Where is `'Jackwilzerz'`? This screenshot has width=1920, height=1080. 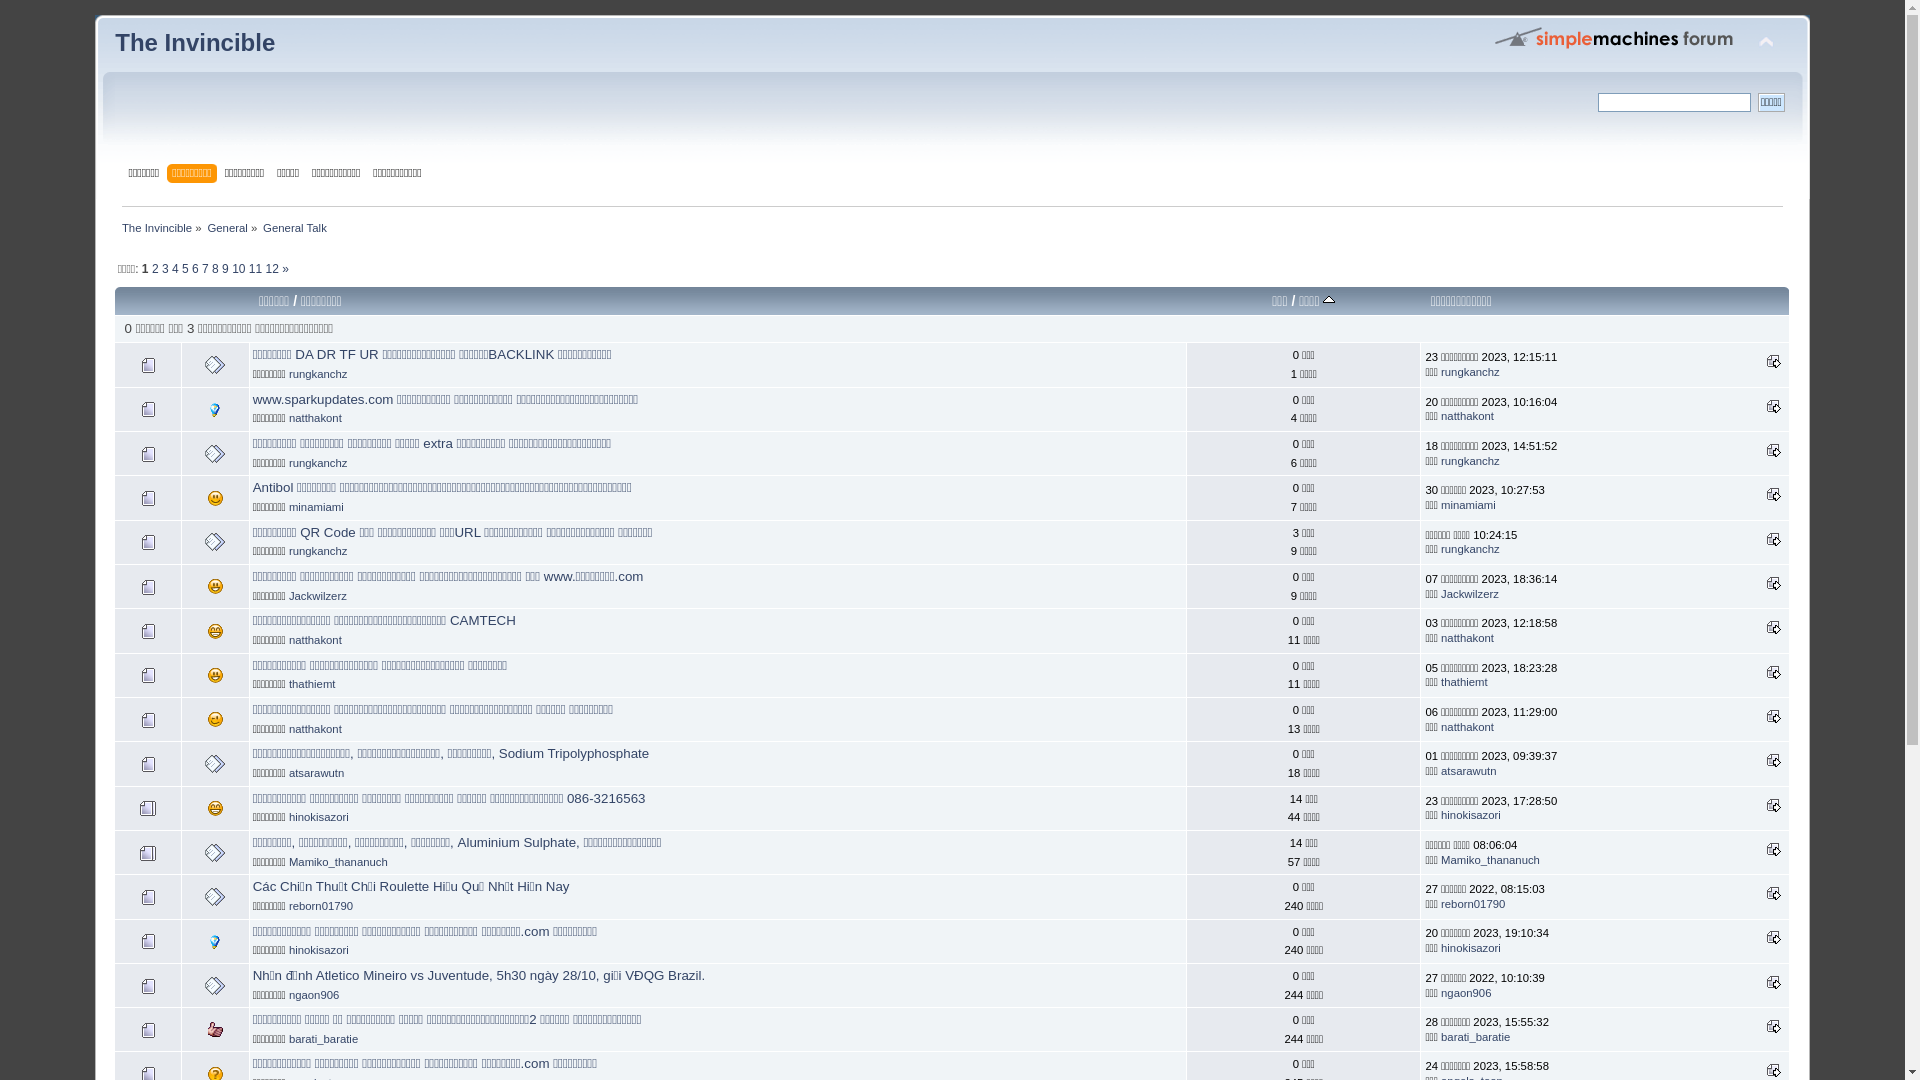
'Jackwilzerz' is located at coordinates (316, 595).